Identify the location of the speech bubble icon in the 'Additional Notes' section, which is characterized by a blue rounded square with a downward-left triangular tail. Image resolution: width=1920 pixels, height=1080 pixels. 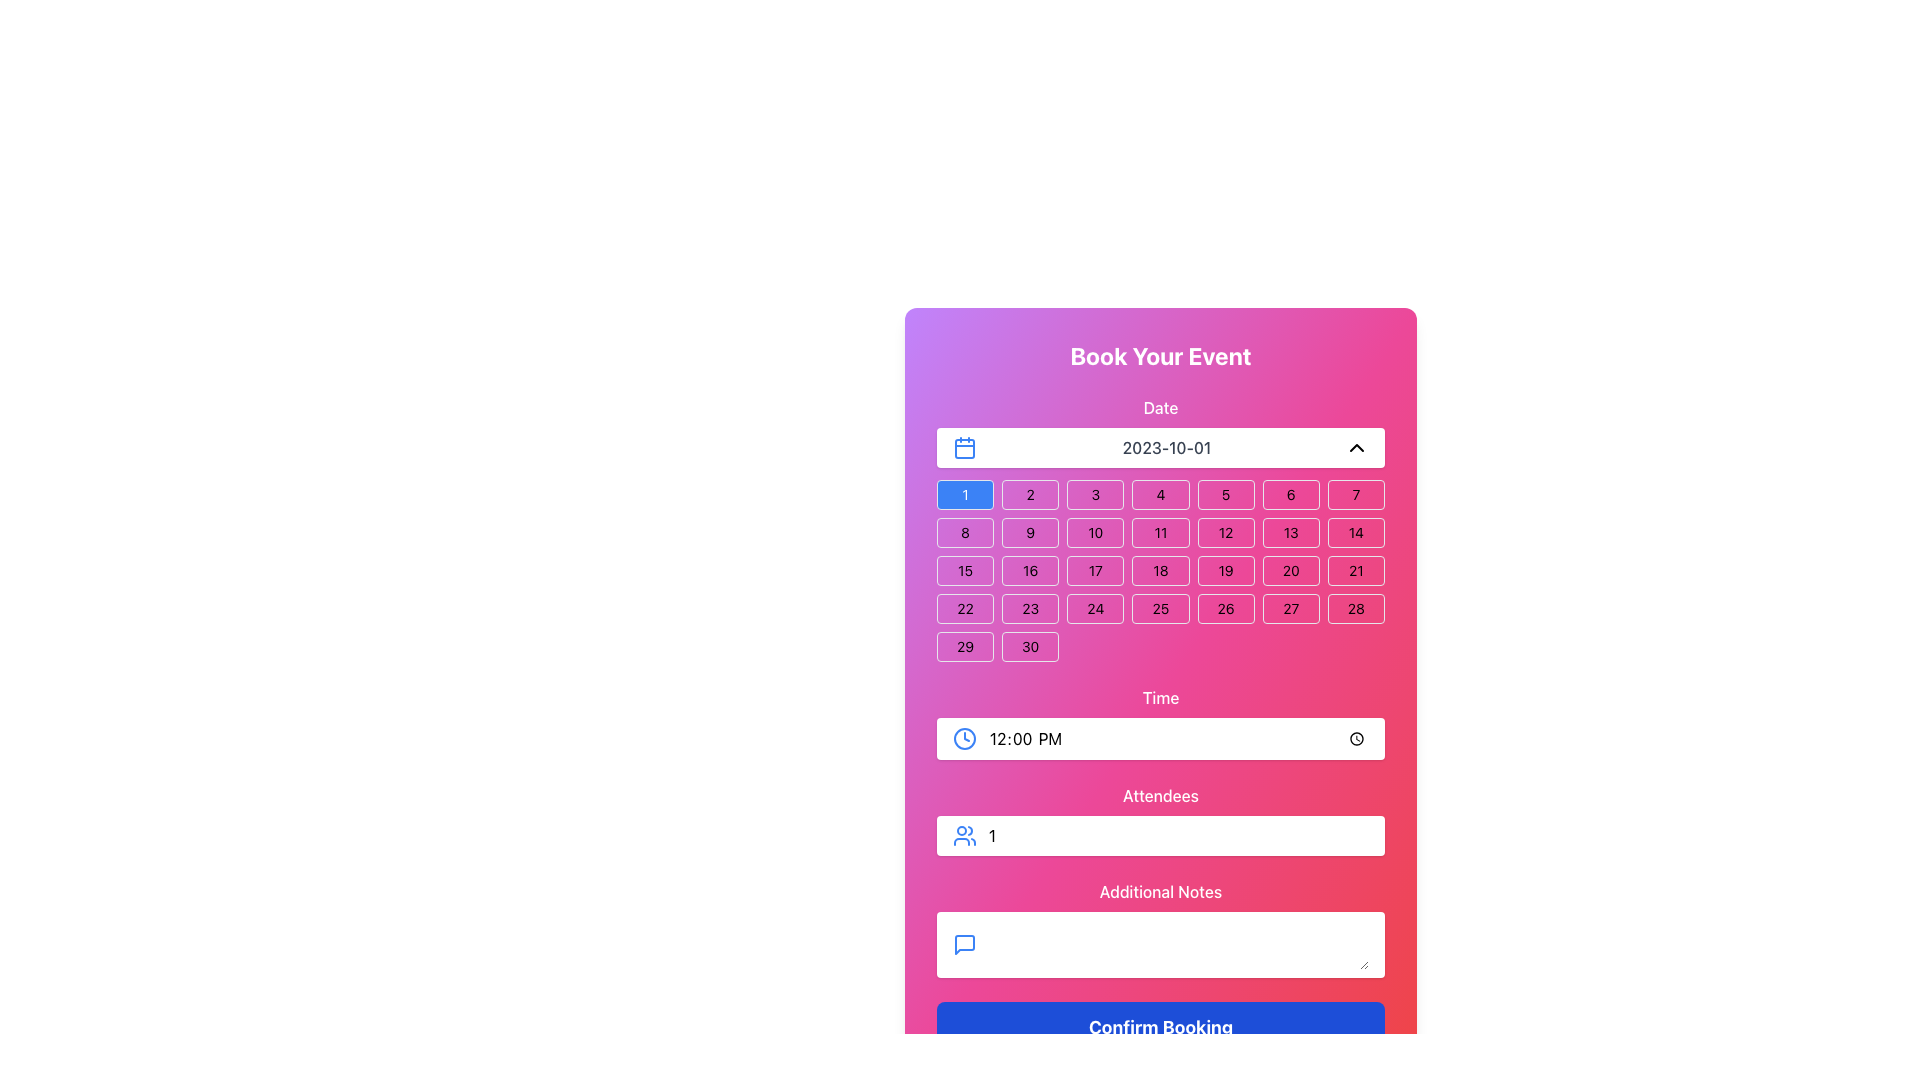
(964, 945).